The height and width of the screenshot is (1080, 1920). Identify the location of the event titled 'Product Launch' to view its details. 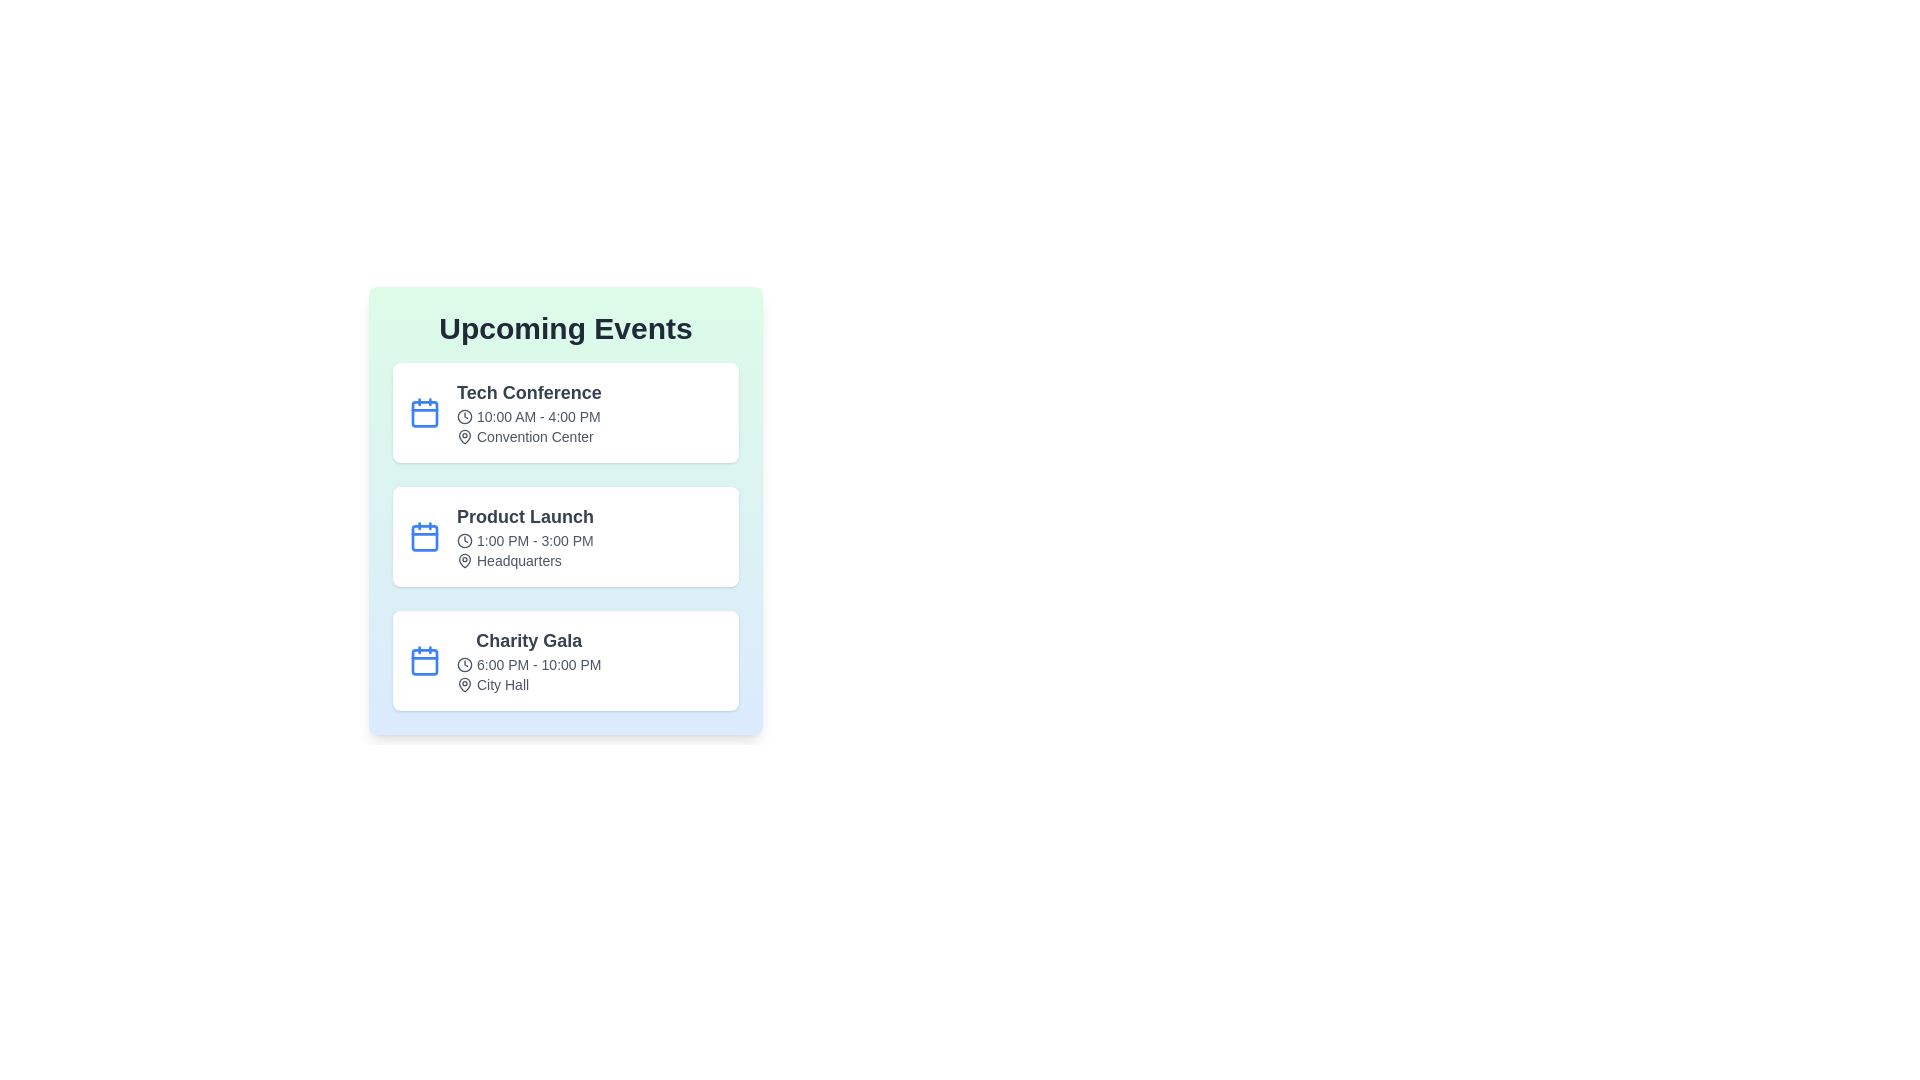
(565, 535).